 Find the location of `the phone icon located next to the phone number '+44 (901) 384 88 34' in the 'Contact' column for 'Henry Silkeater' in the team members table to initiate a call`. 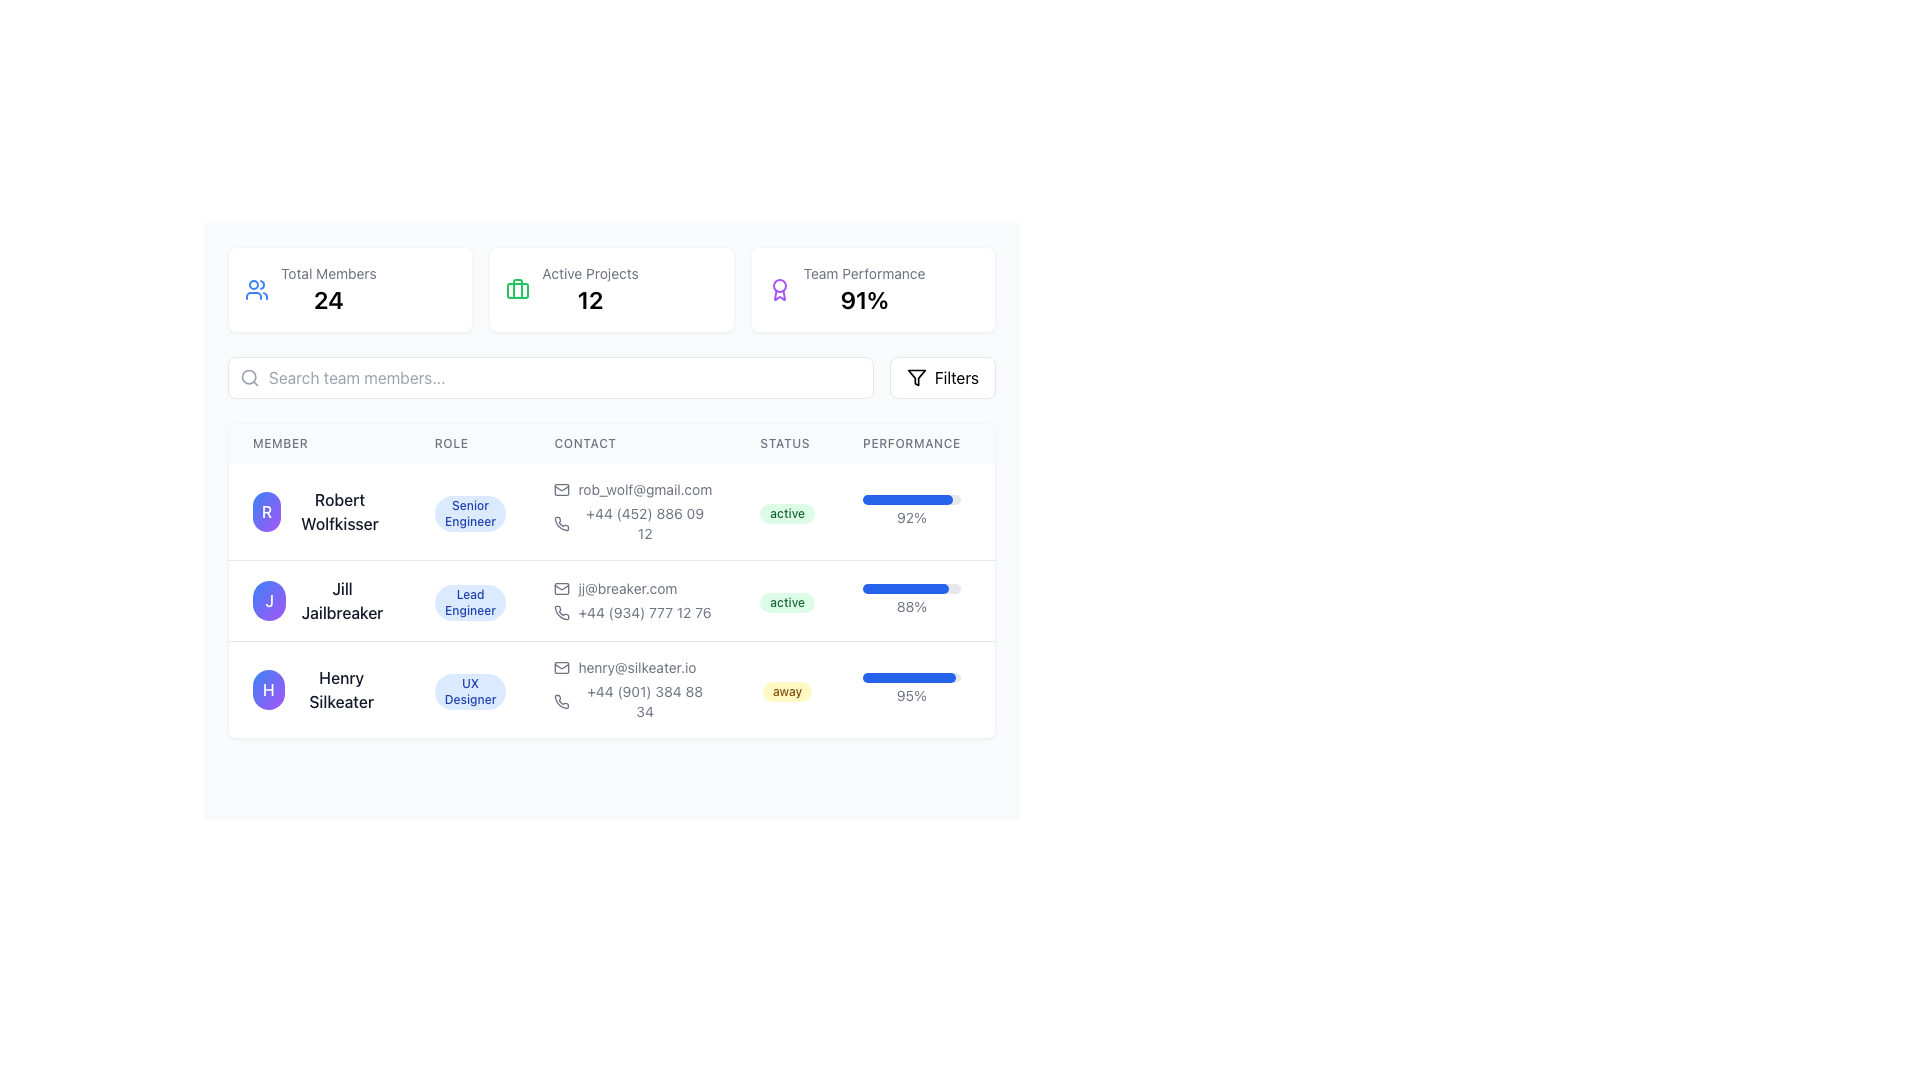

the phone icon located next to the phone number '+44 (901) 384 88 34' in the 'Contact' column for 'Henry Silkeater' in the team members table to initiate a call is located at coordinates (632, 689).